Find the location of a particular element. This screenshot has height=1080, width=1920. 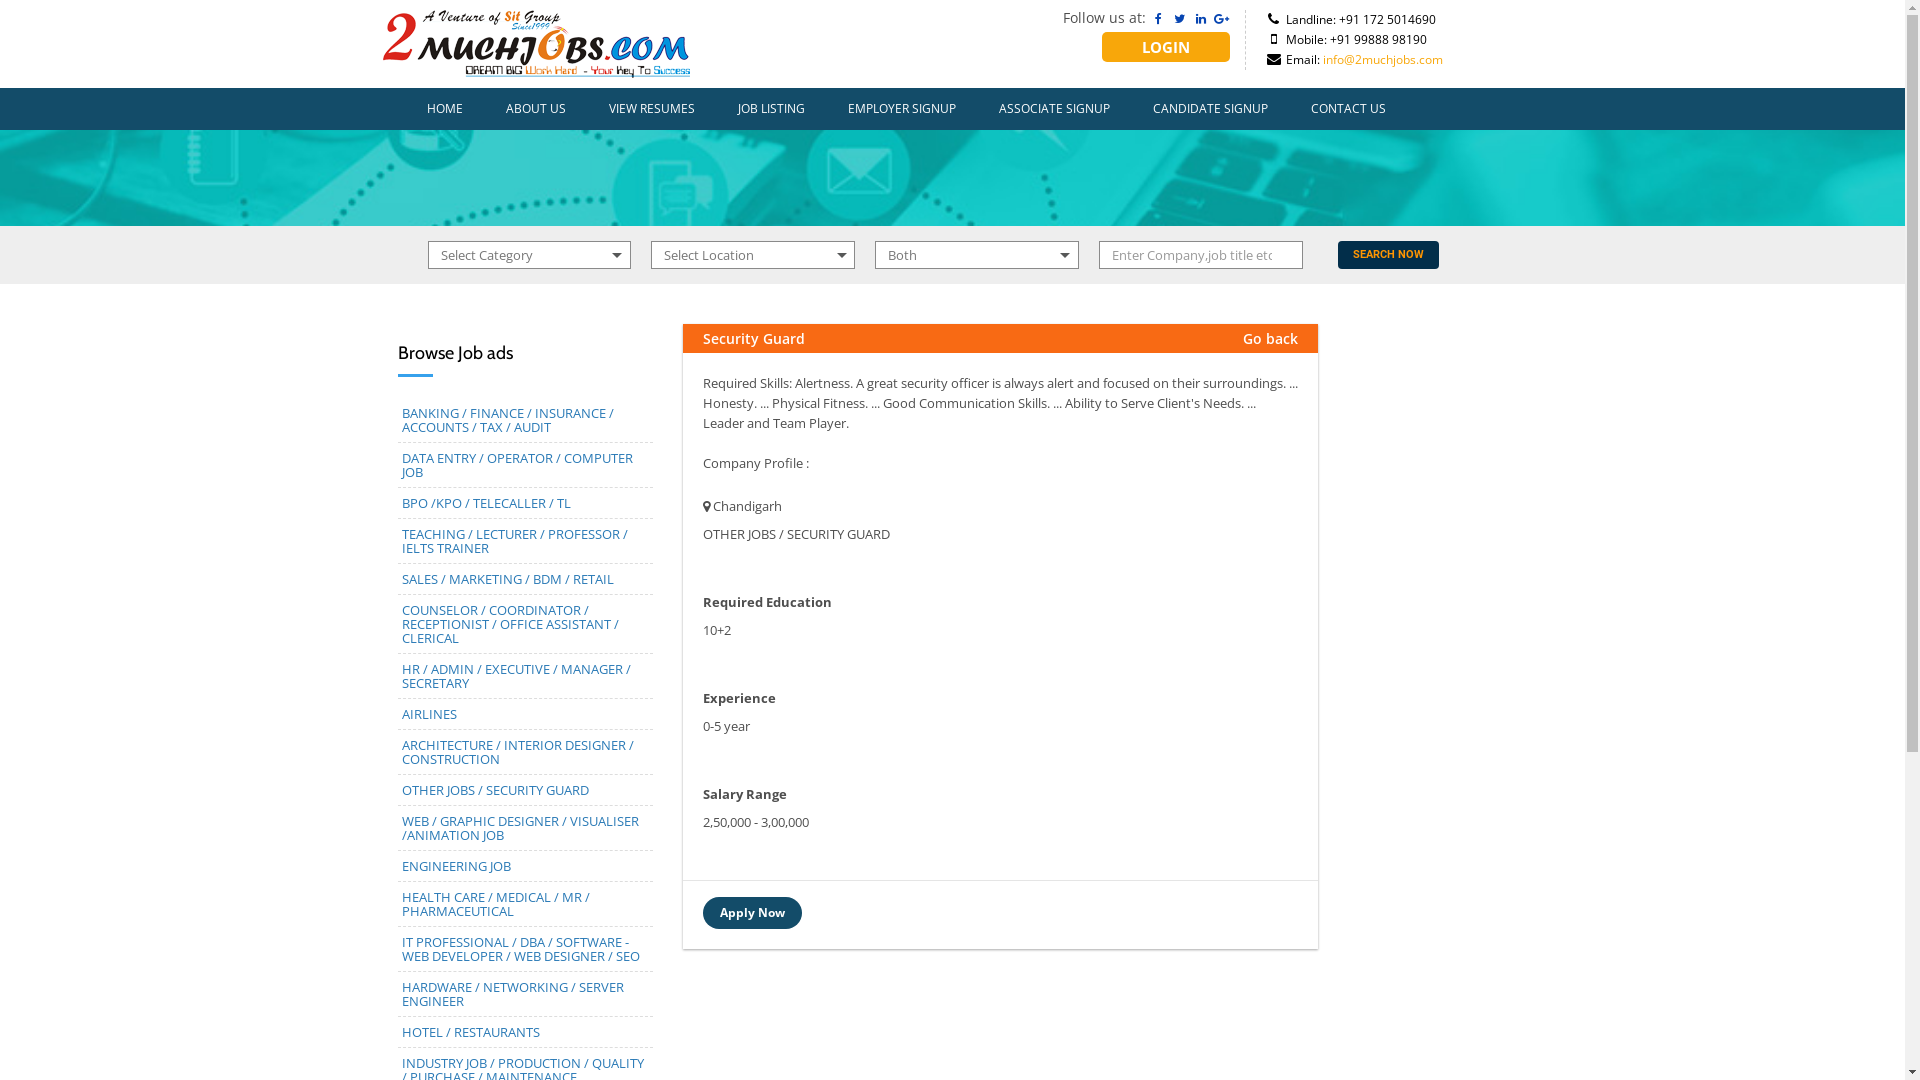

'SALES / MARKETING / BDM / RETAIL' is located at coordinates (508, 578).